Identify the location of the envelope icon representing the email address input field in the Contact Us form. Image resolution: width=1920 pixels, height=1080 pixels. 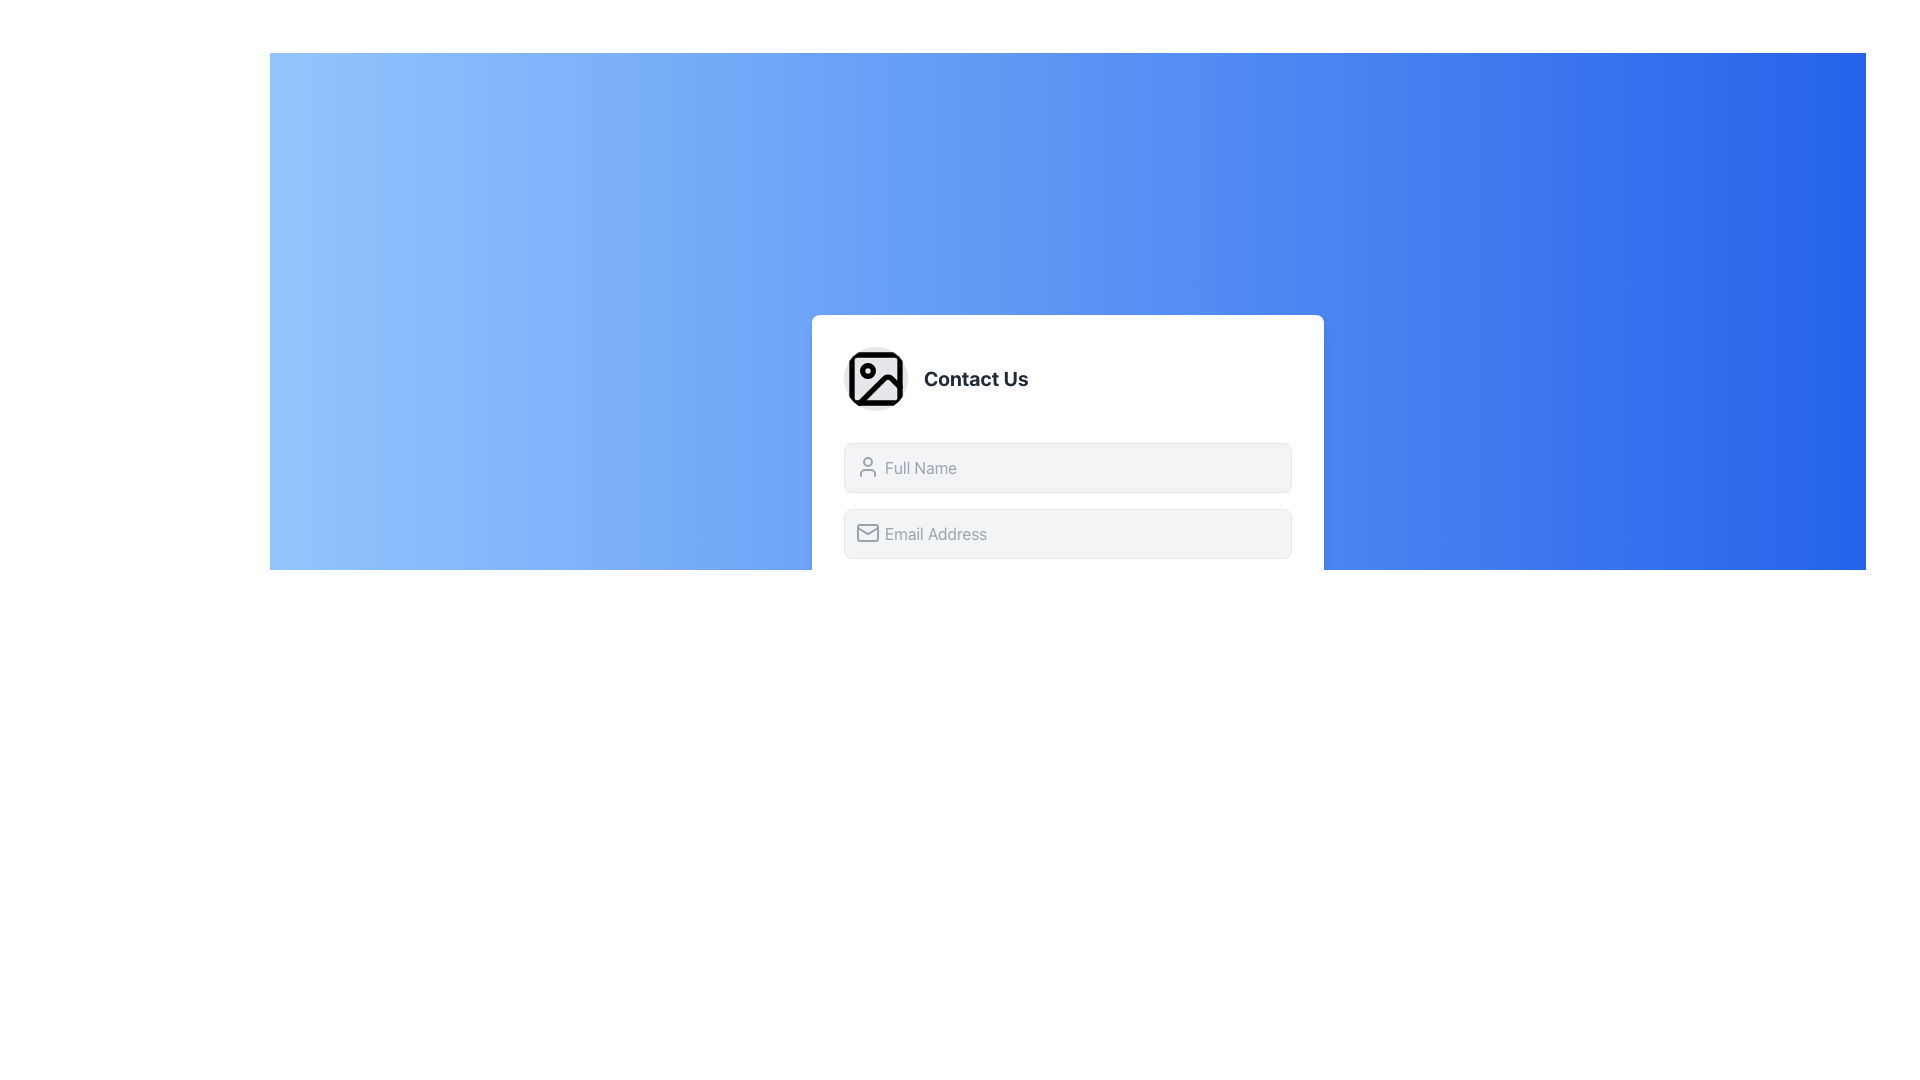
(868, 531).